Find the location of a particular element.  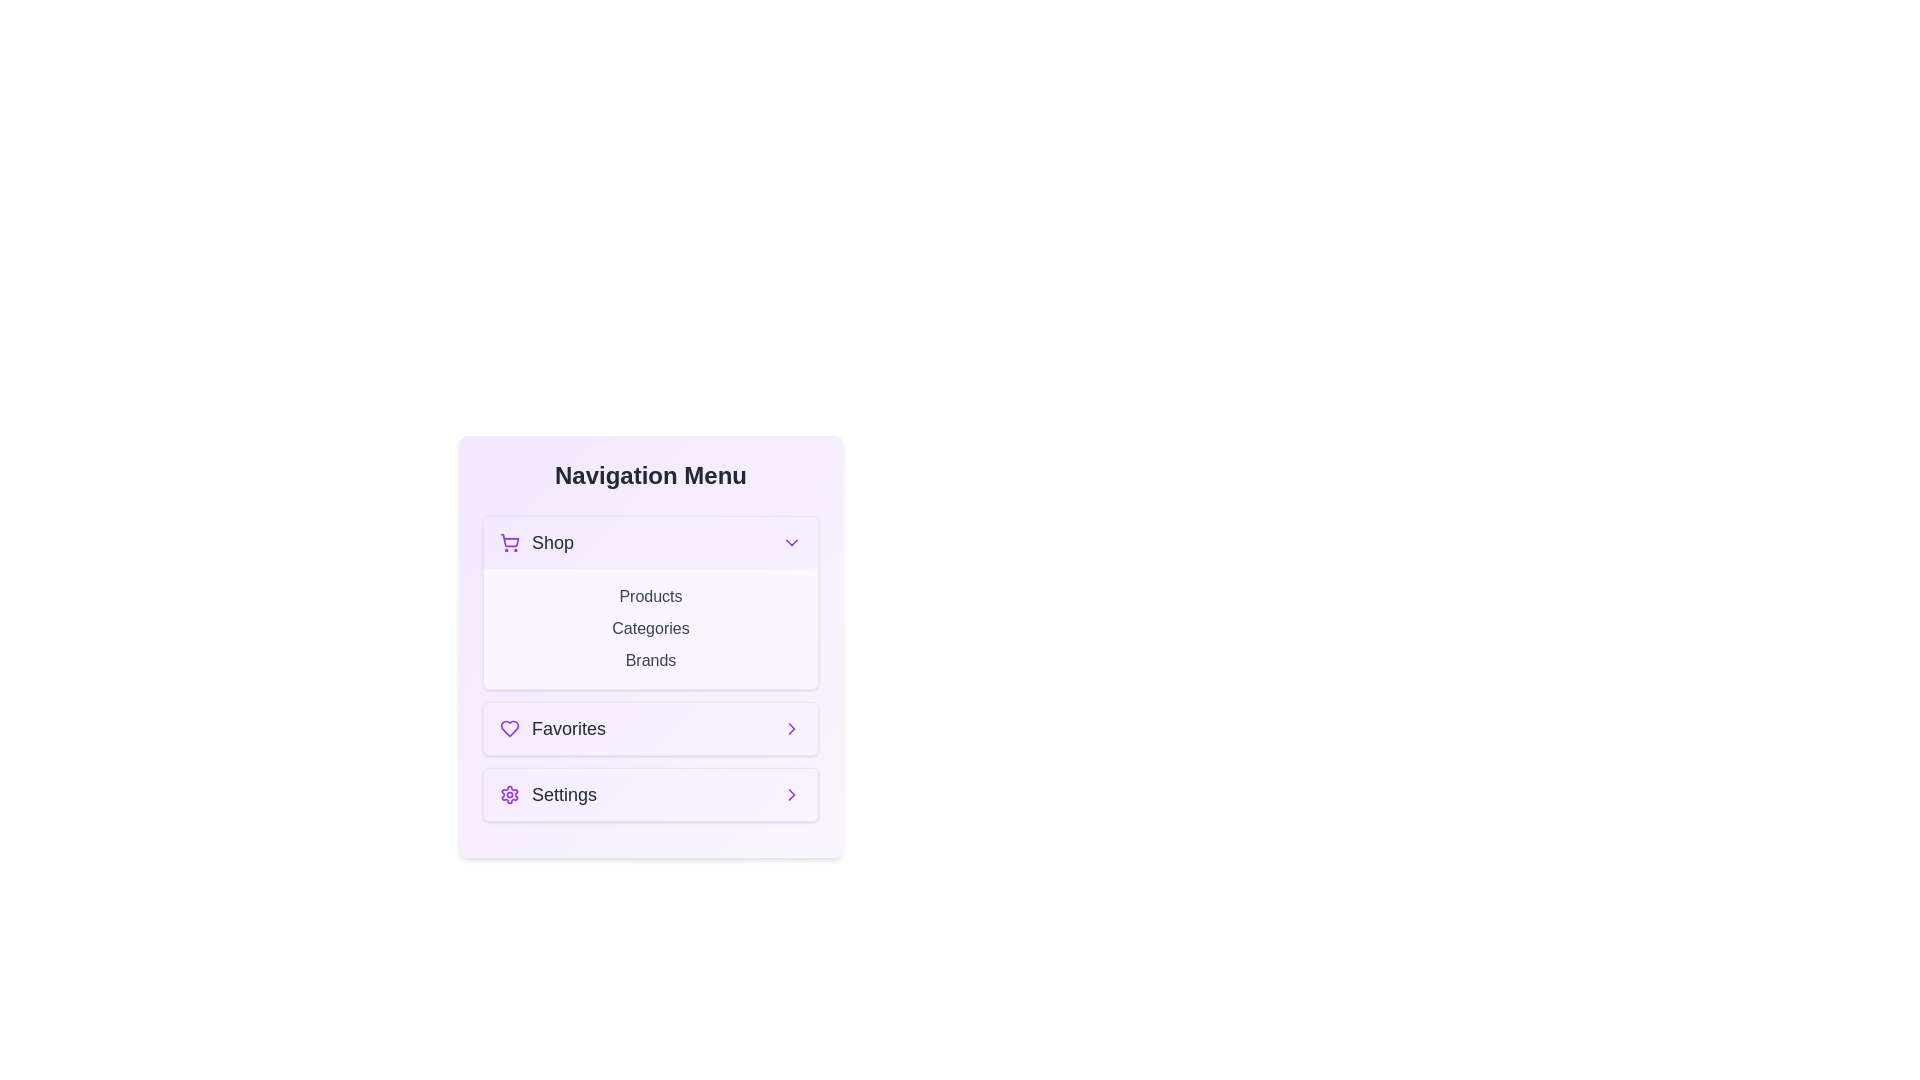

the 'Shop' menu icon, which is located on the left-hand side of the 'Shop' entry in the navigation menu, representing shopping functionality is located at coordinates (509, 543).